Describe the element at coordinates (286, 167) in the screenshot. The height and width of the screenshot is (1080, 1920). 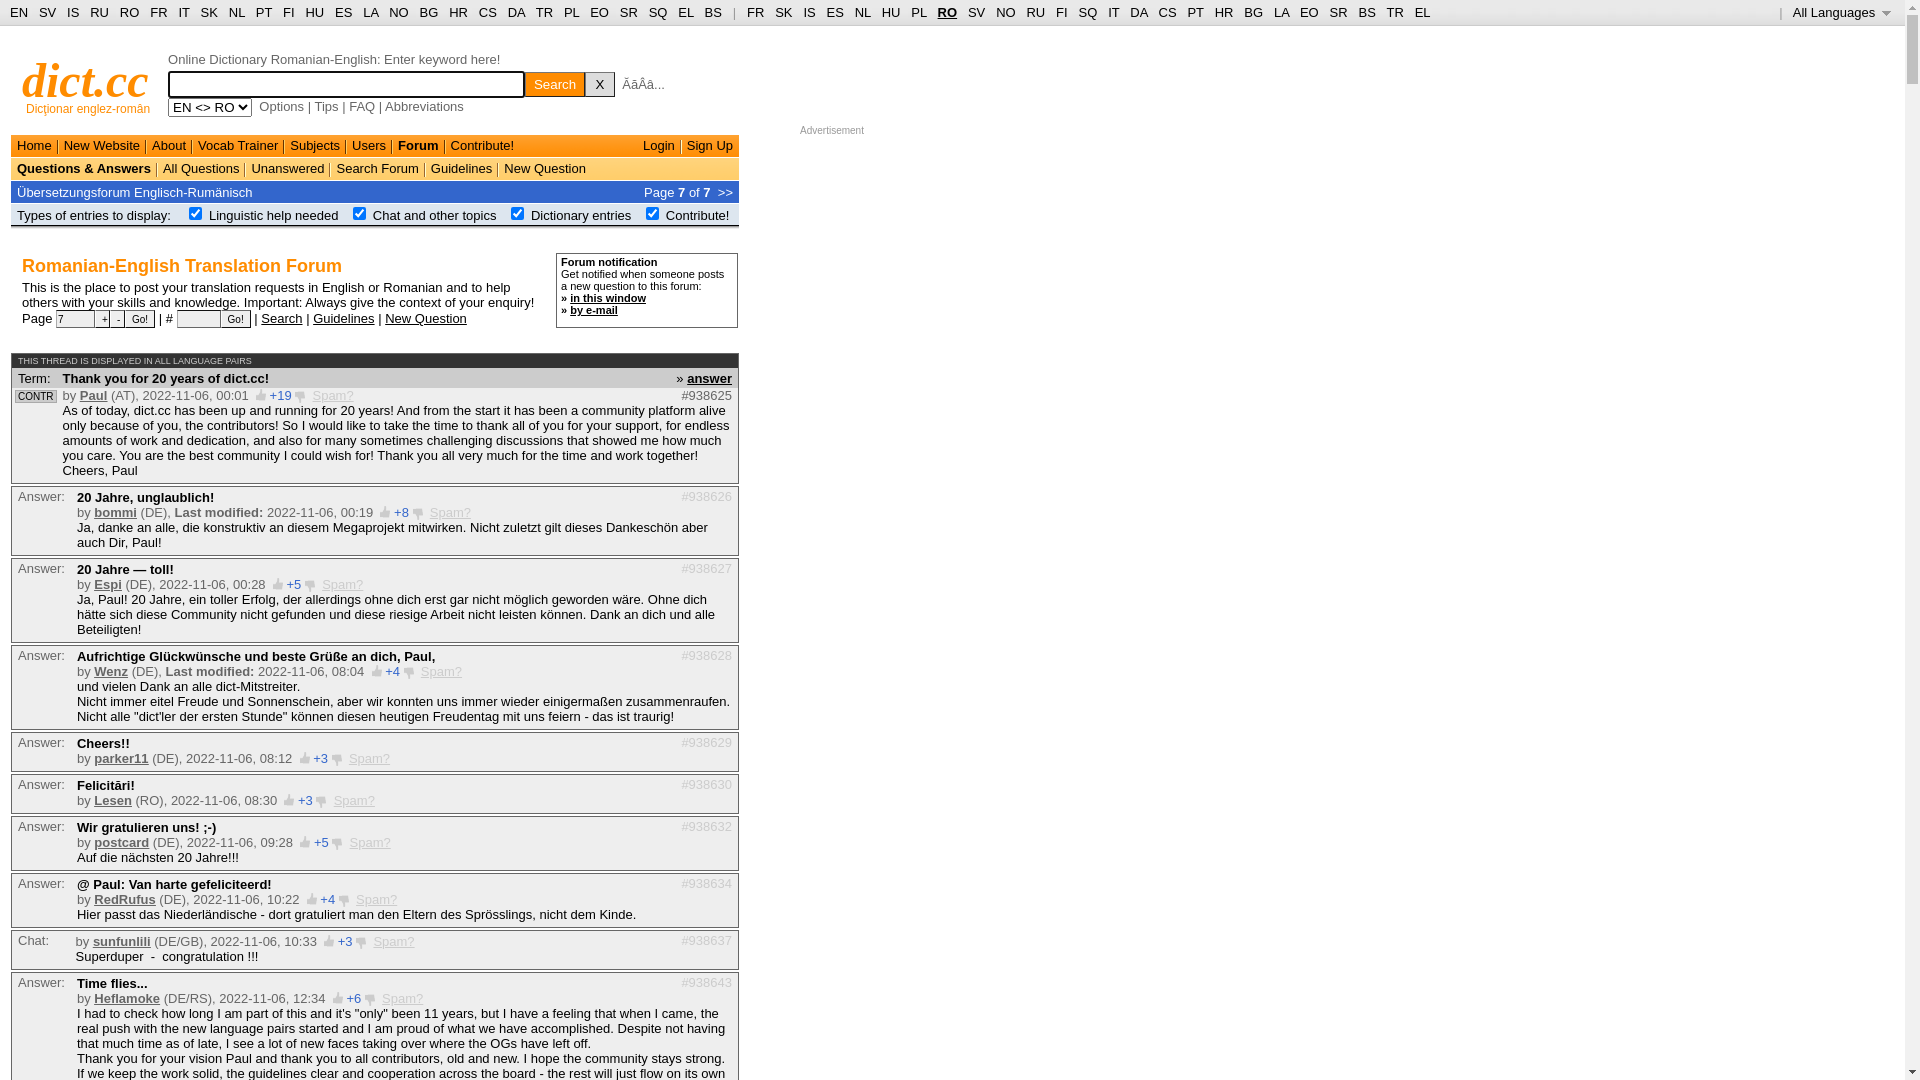
I see `'Unanswered'` at that location.